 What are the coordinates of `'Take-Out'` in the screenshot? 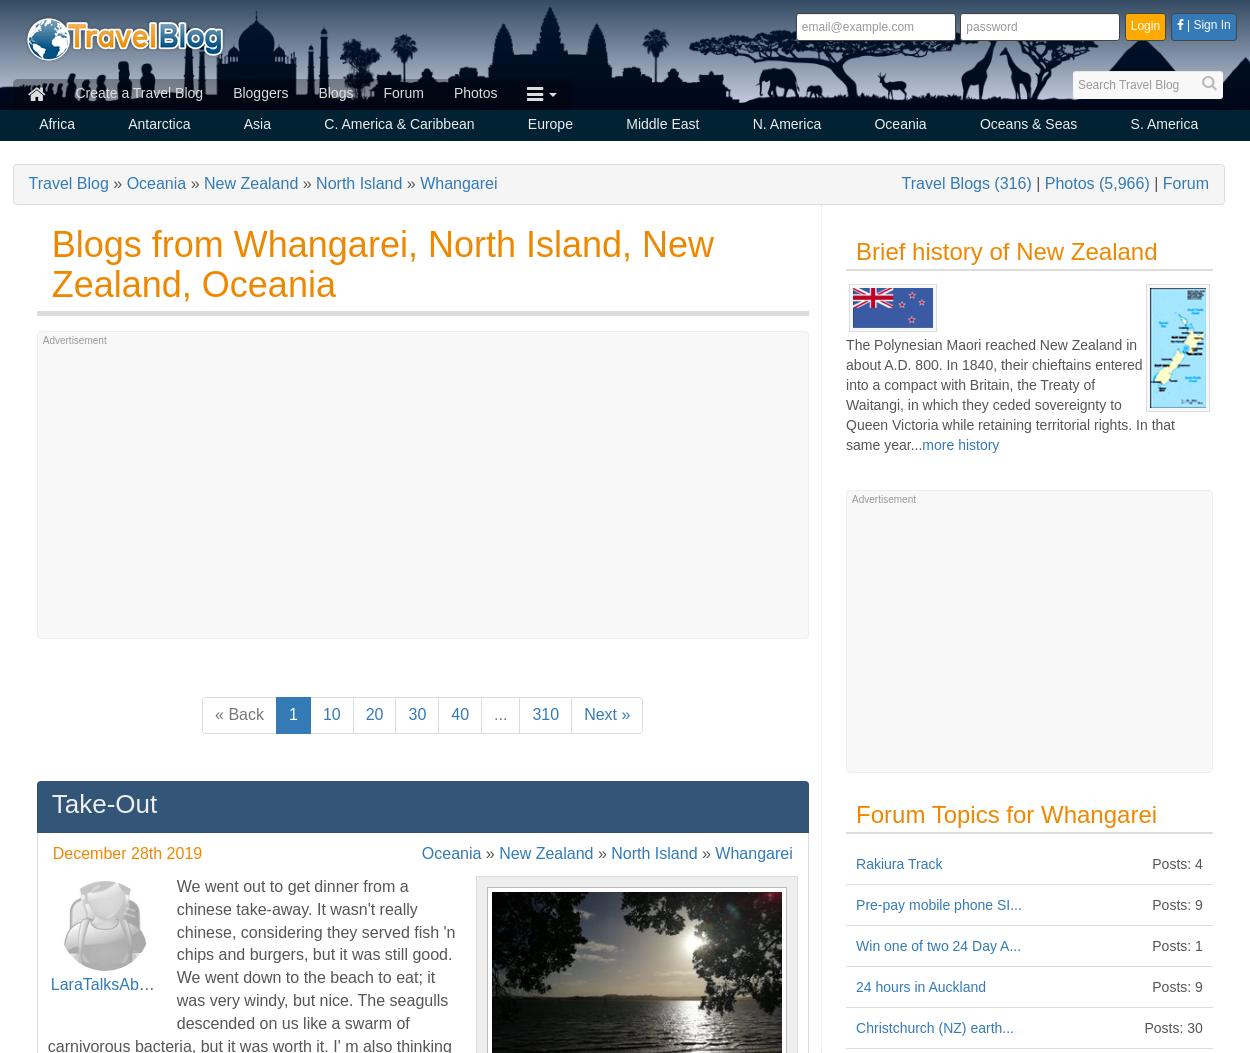 It's located at (103, 803).